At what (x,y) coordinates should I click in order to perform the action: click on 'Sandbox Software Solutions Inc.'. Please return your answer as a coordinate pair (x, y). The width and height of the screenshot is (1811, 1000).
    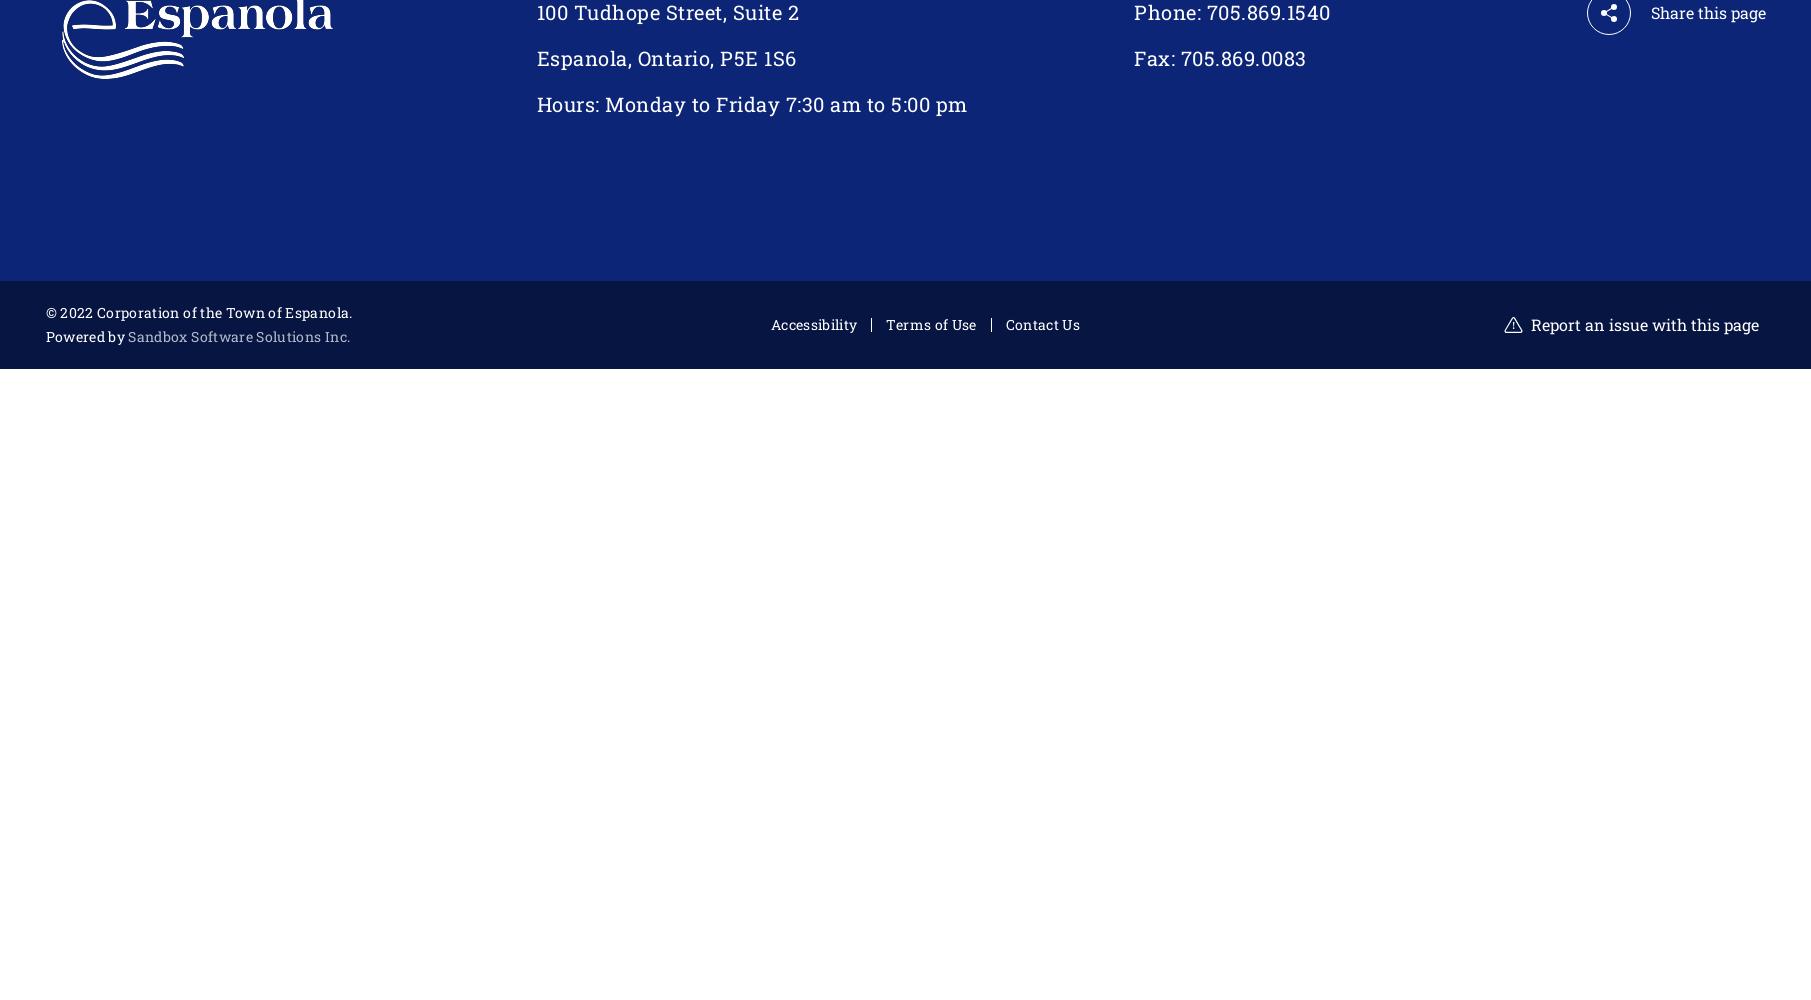
    Looking at the image, I should click on (239, 335).